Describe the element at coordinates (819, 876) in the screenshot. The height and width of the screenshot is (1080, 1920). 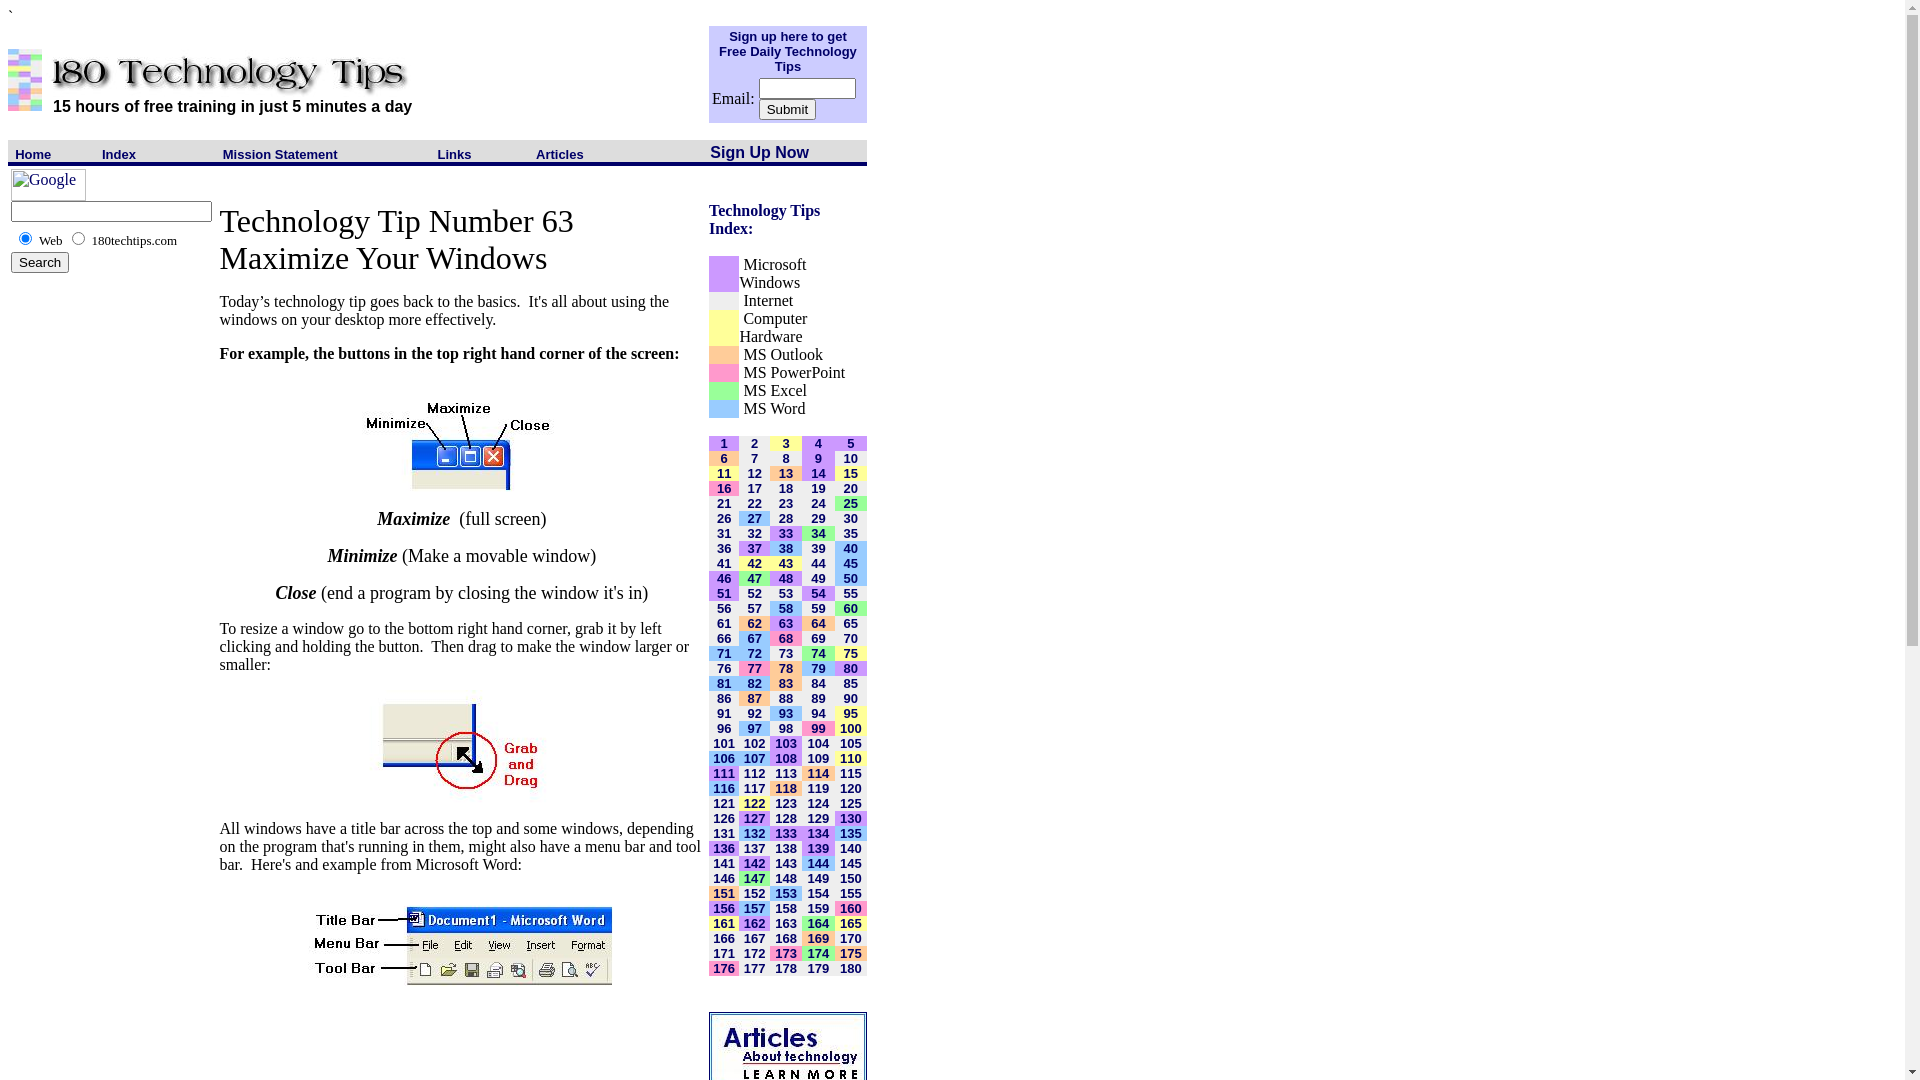
I see `'149'` at that location.